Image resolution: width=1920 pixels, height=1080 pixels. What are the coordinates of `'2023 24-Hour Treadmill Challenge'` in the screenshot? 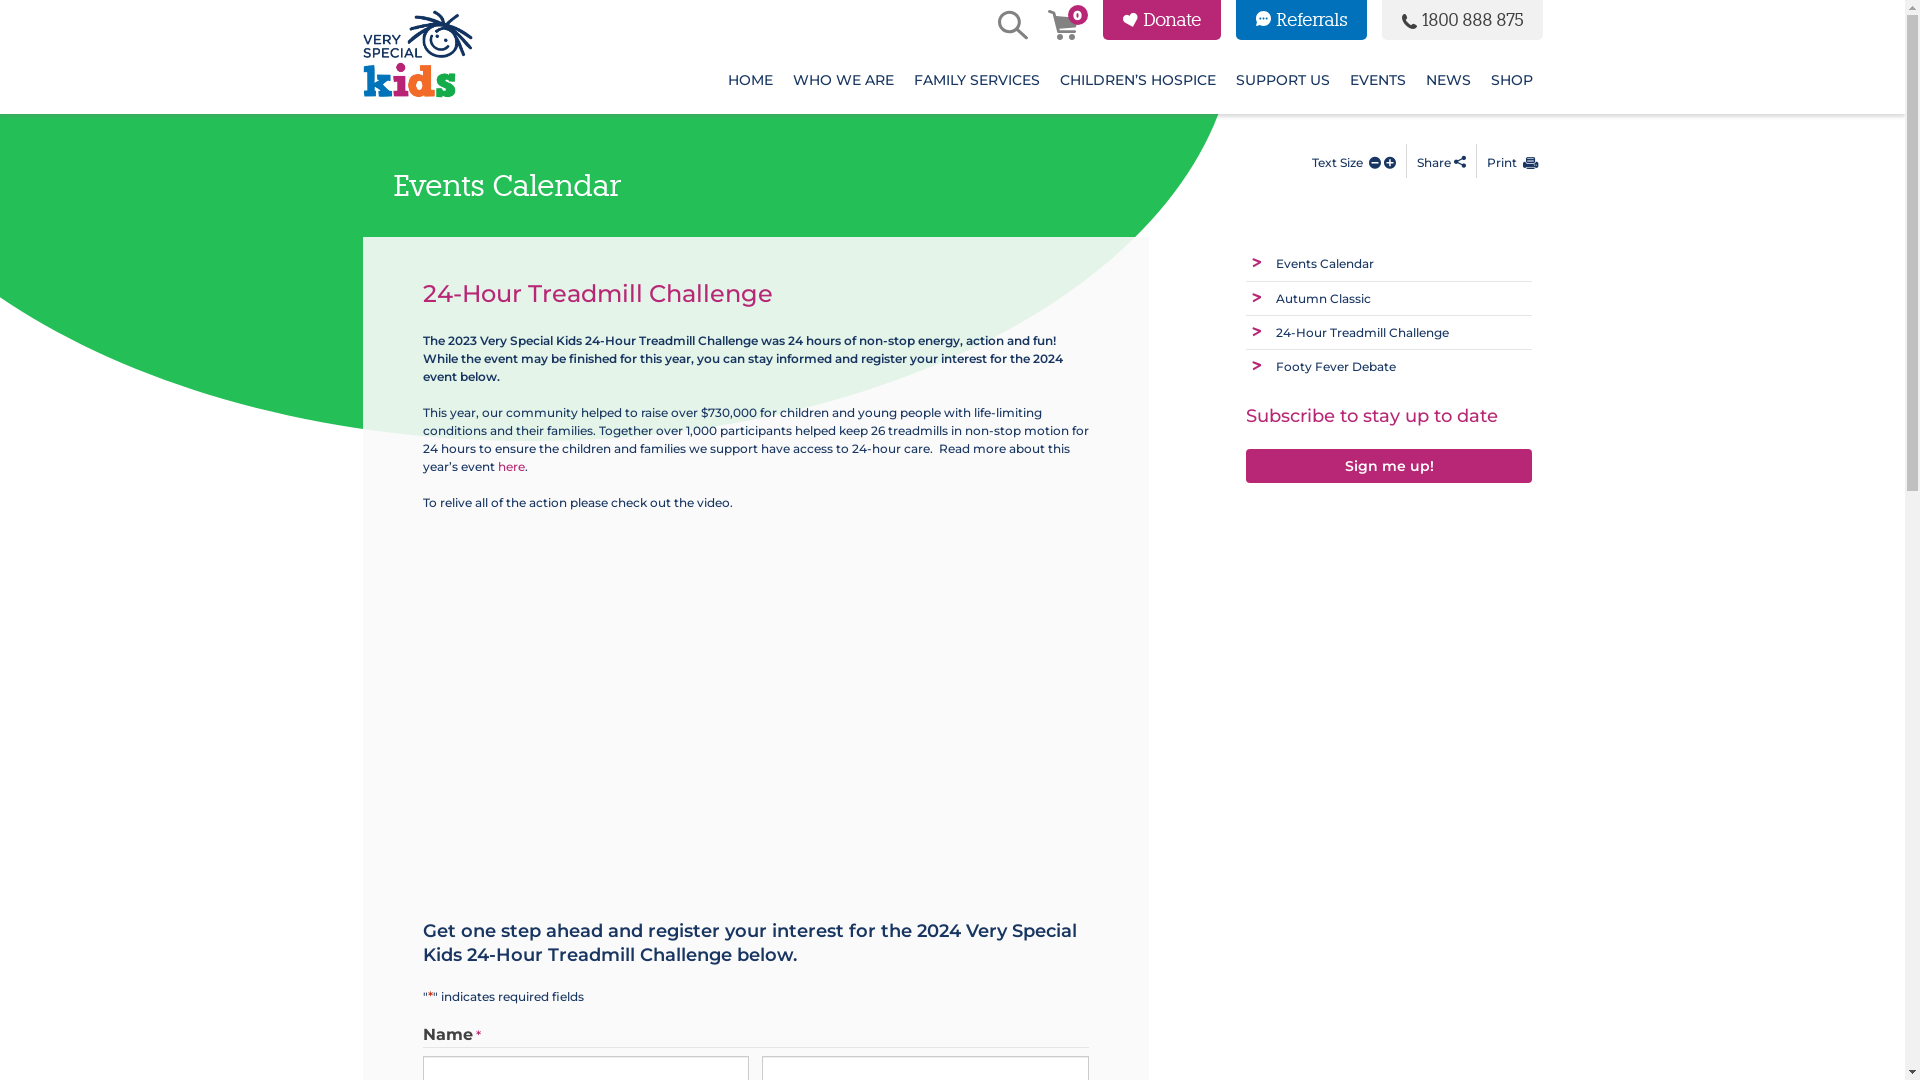 It's located at (733, 704).